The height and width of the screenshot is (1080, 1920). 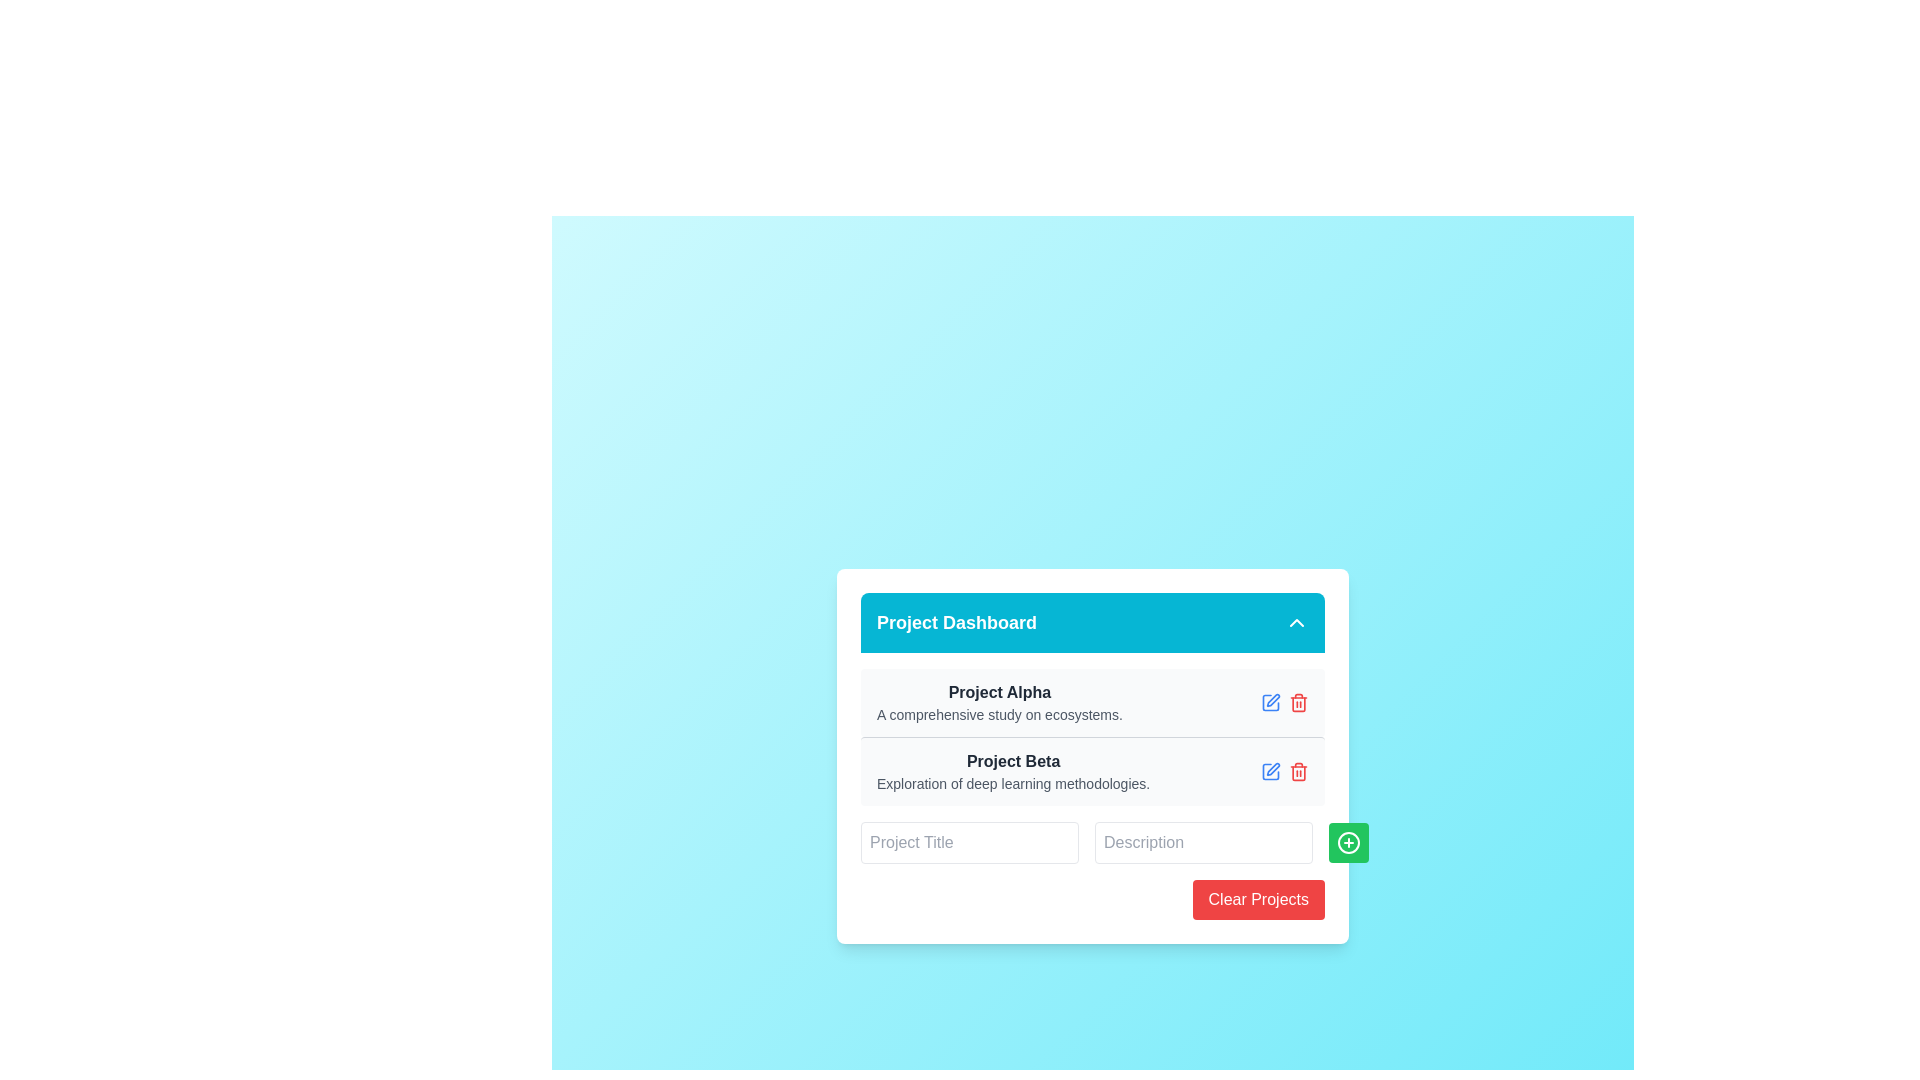 I want to click on the text label that contains 'Exploration of deep learning methodologies.' located directly below the bold heading 'Project Beta' in the Project Dashboard interface, so click(x=1013, y=782).